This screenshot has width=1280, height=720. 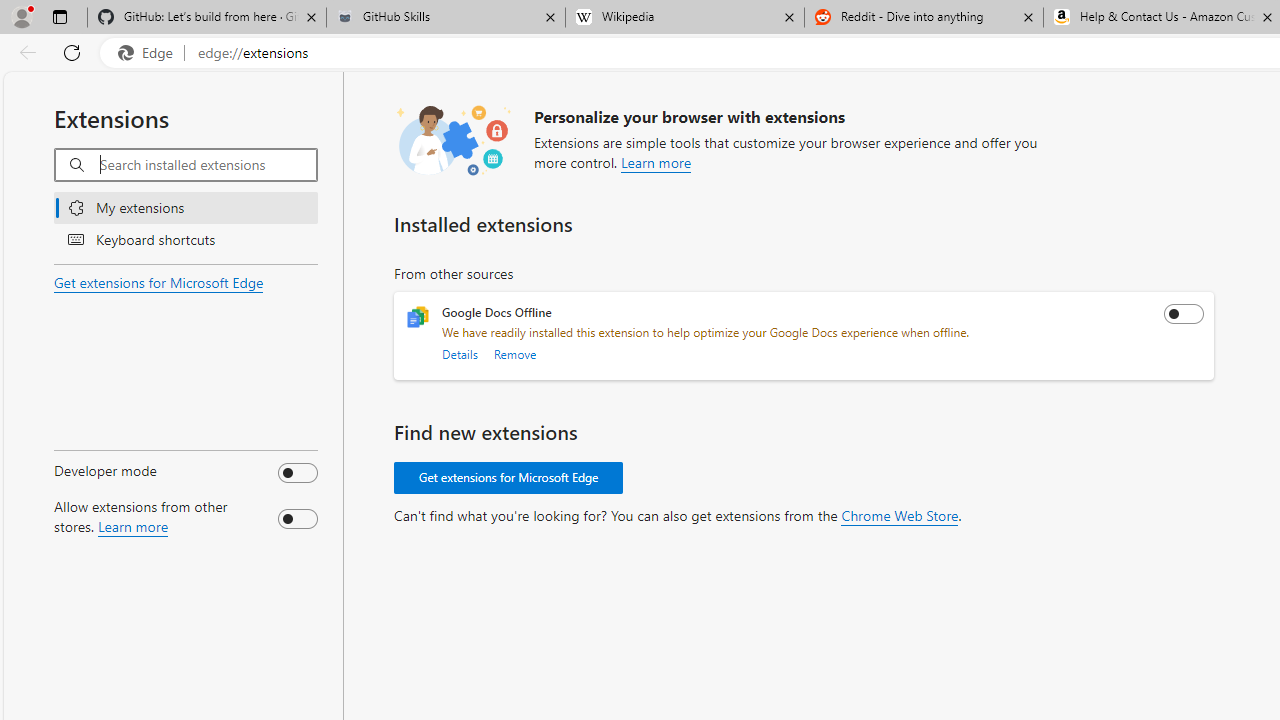 What do you see at coordinates (515, 353) in the screenshot?
I see `'Remove'` at bounding box center [515, 353].